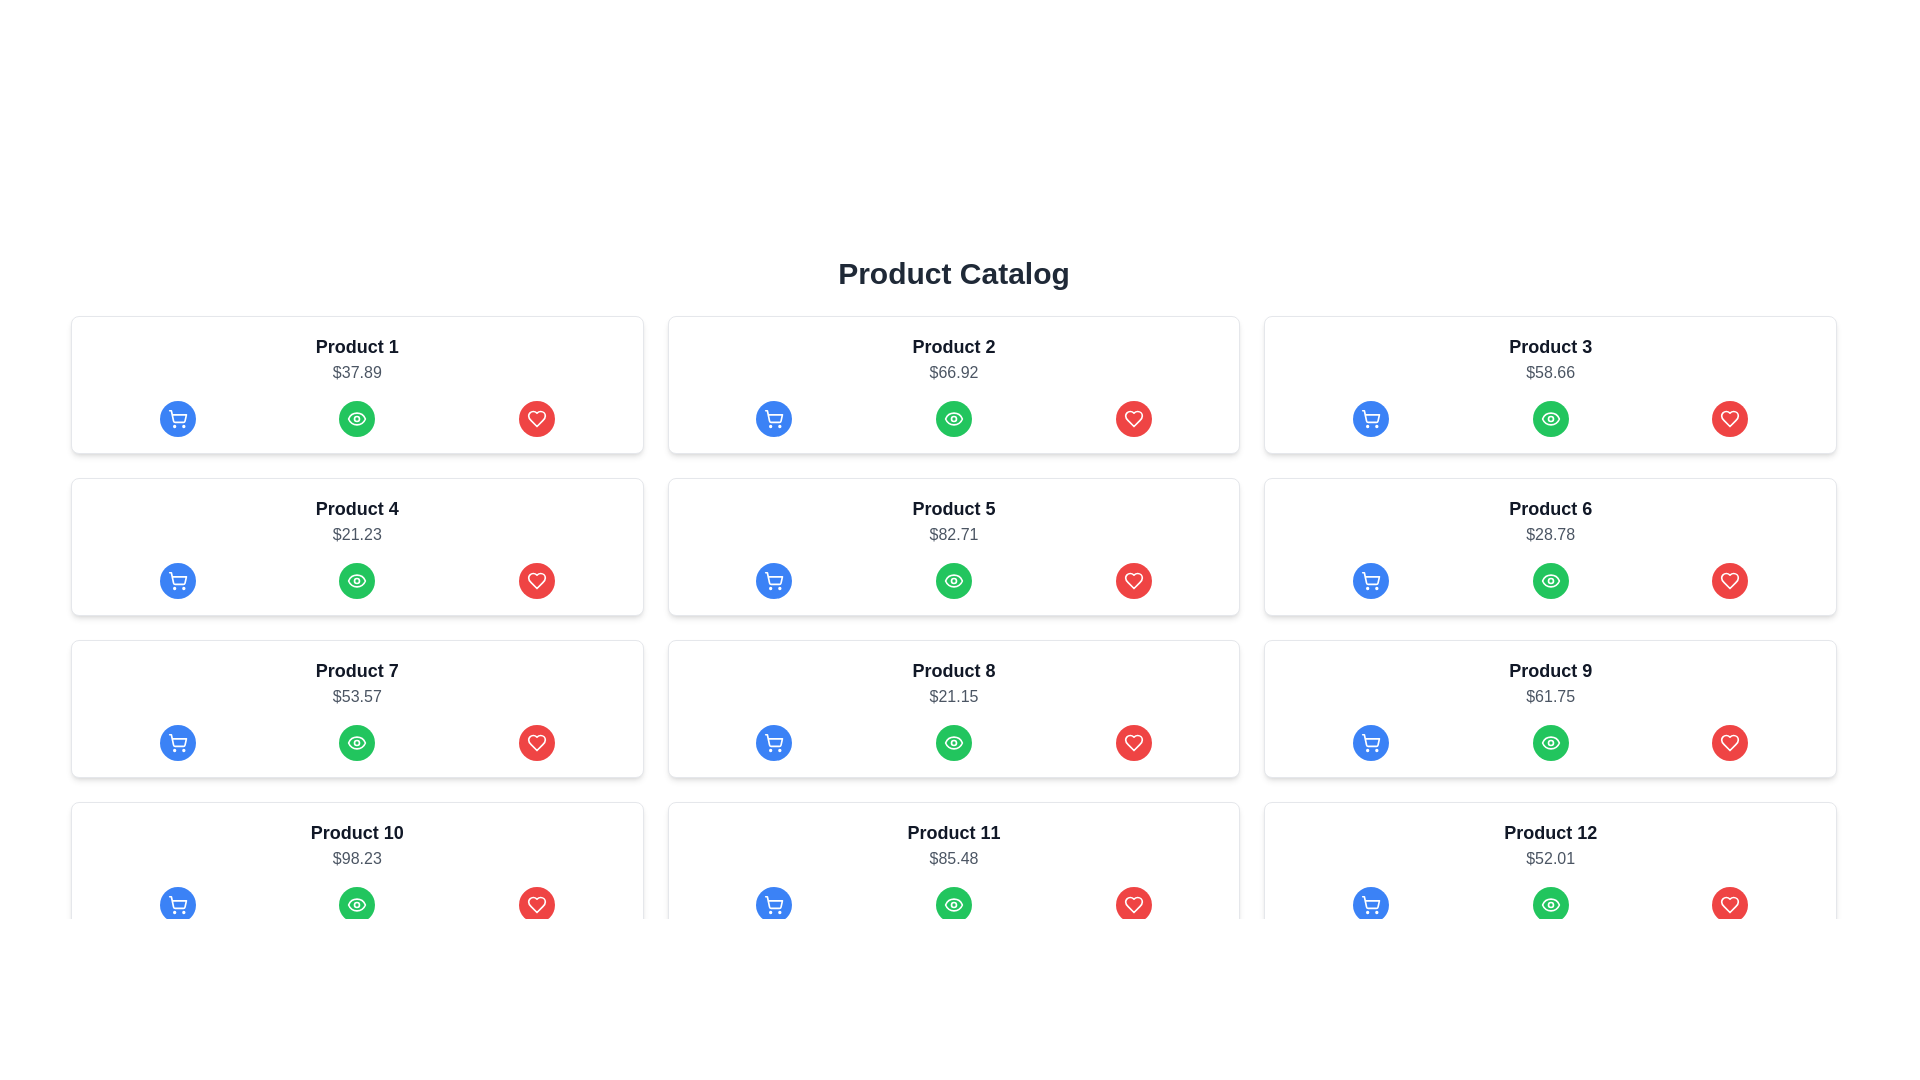  I want to click on the green eye icon, which is positioned below 'Product 4 $21.23', so click(357, 581).